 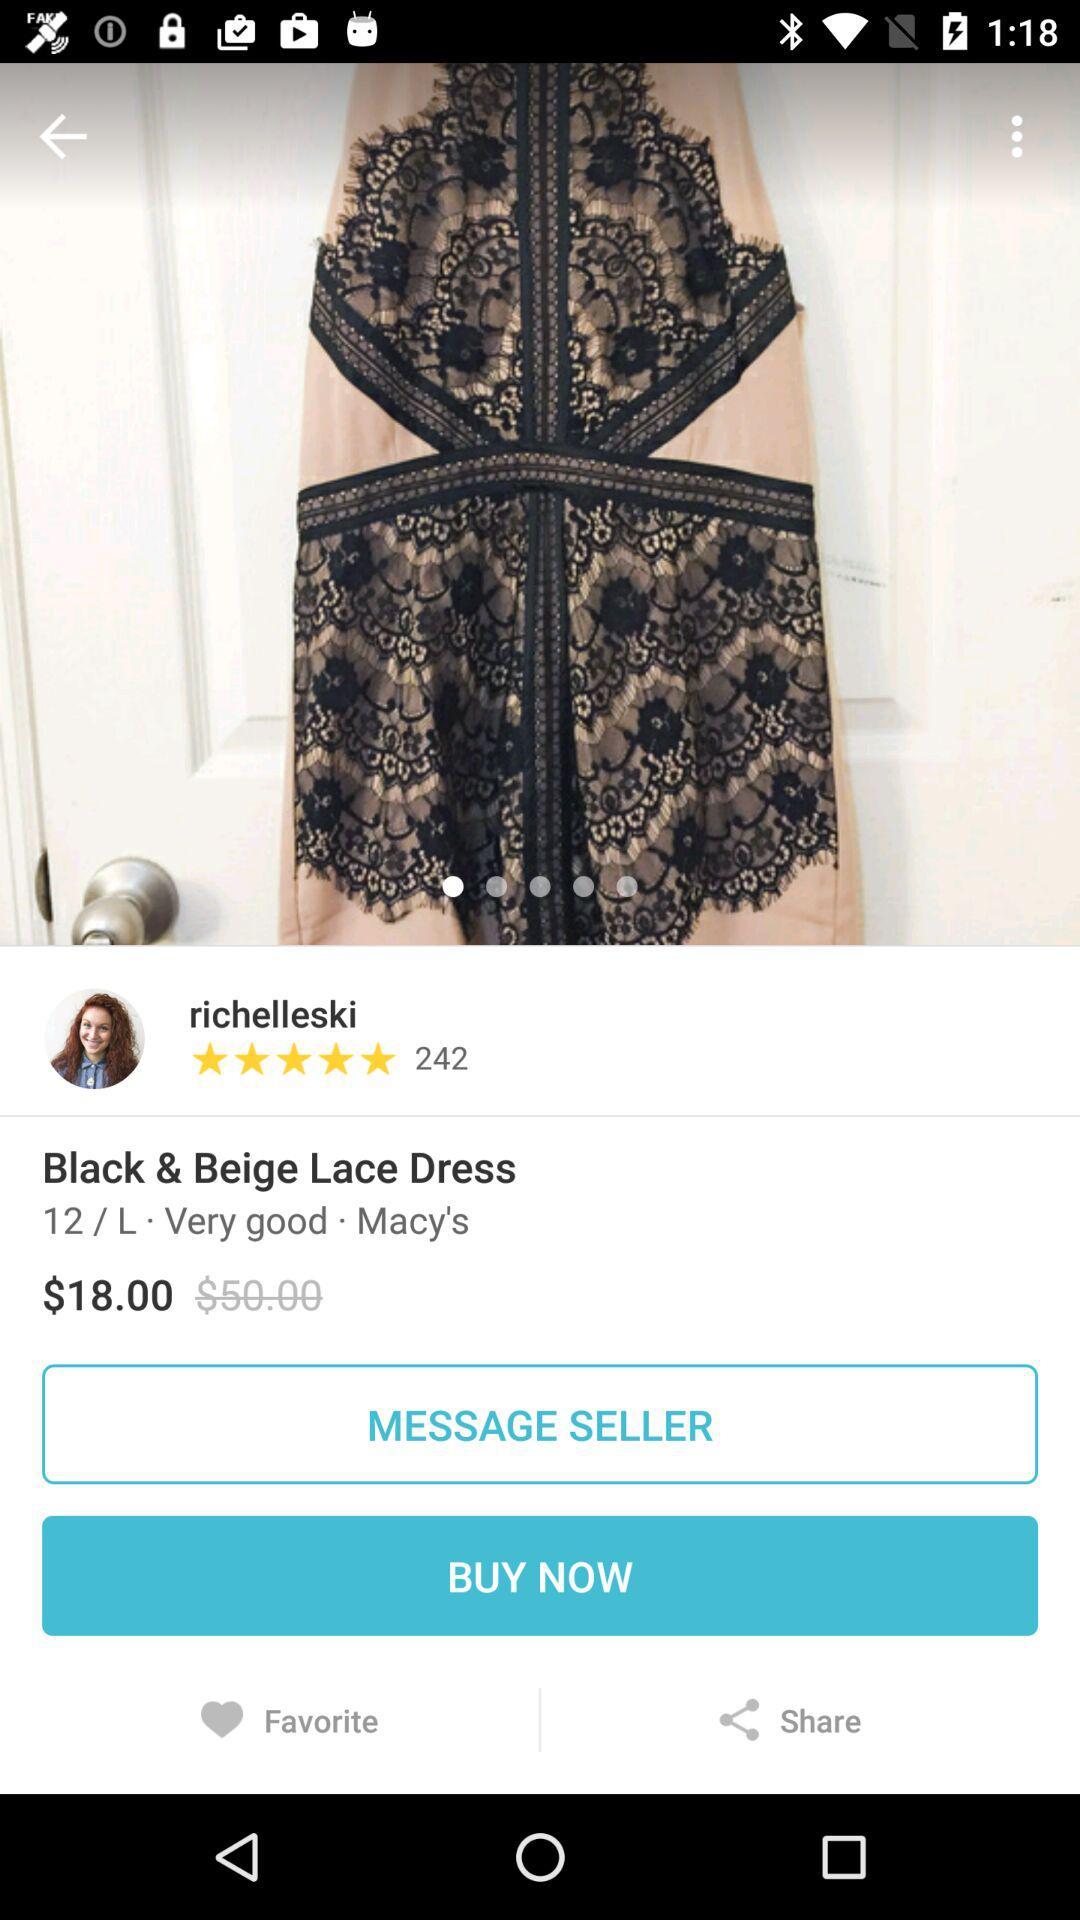 I want to click on the richelleski, so click(x=273, y=1013).